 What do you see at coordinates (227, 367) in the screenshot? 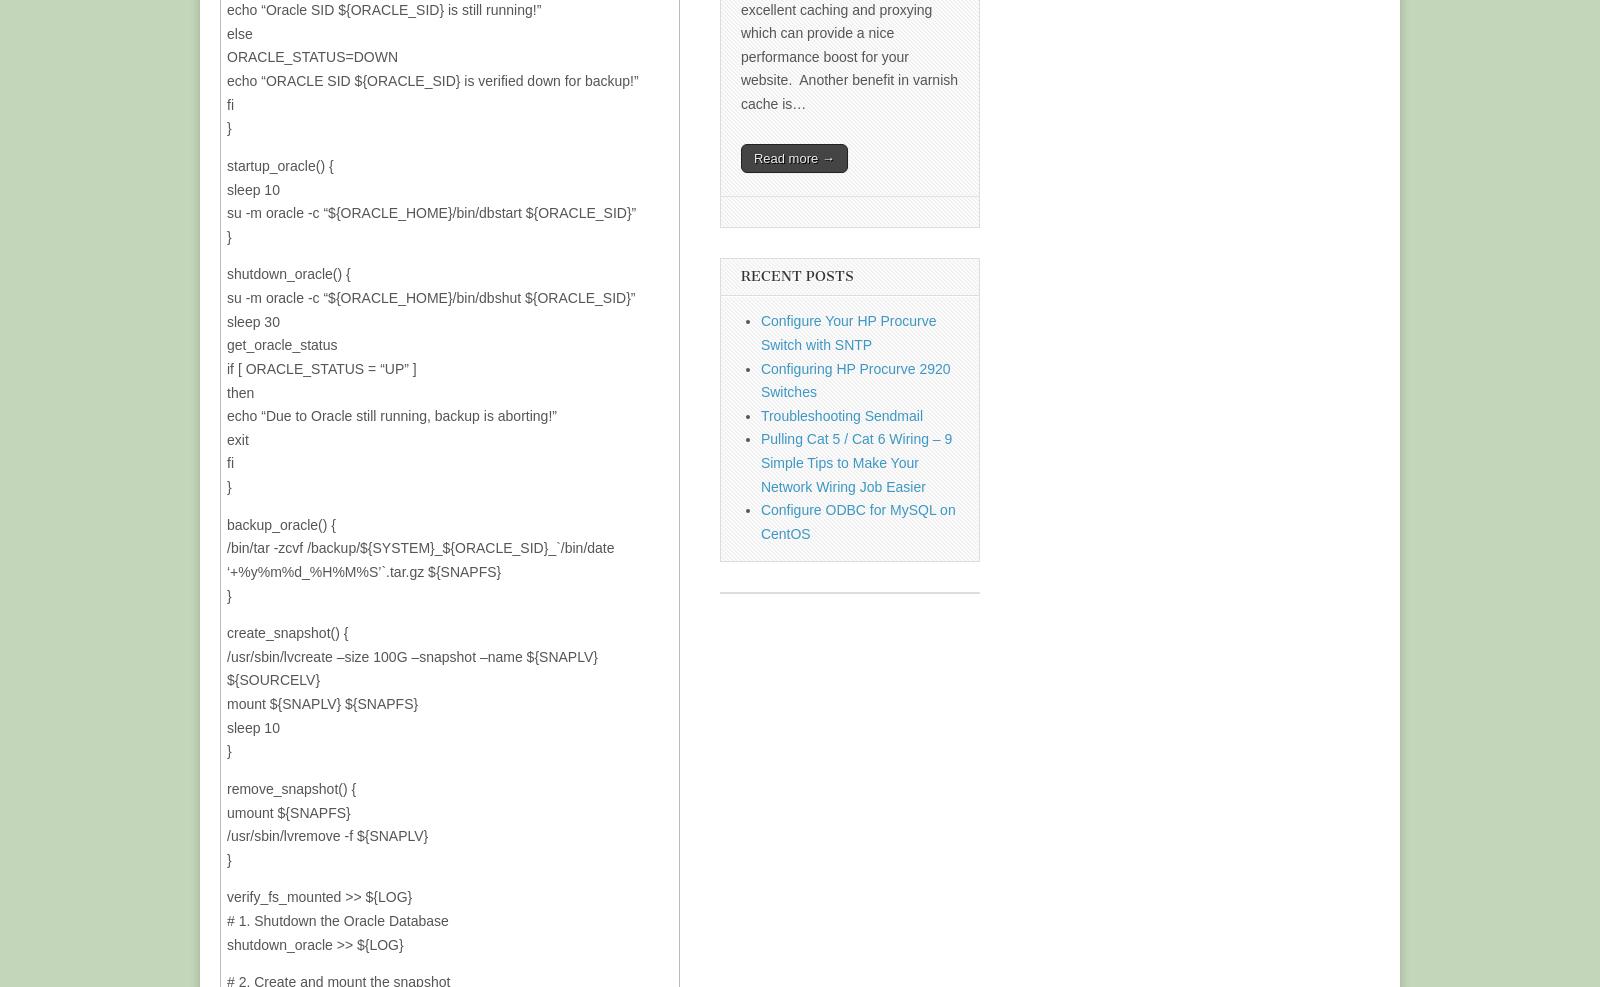
I see `'if [ ORACLE_STATUS = “UP” ]'` at bounding box center [227, 367].